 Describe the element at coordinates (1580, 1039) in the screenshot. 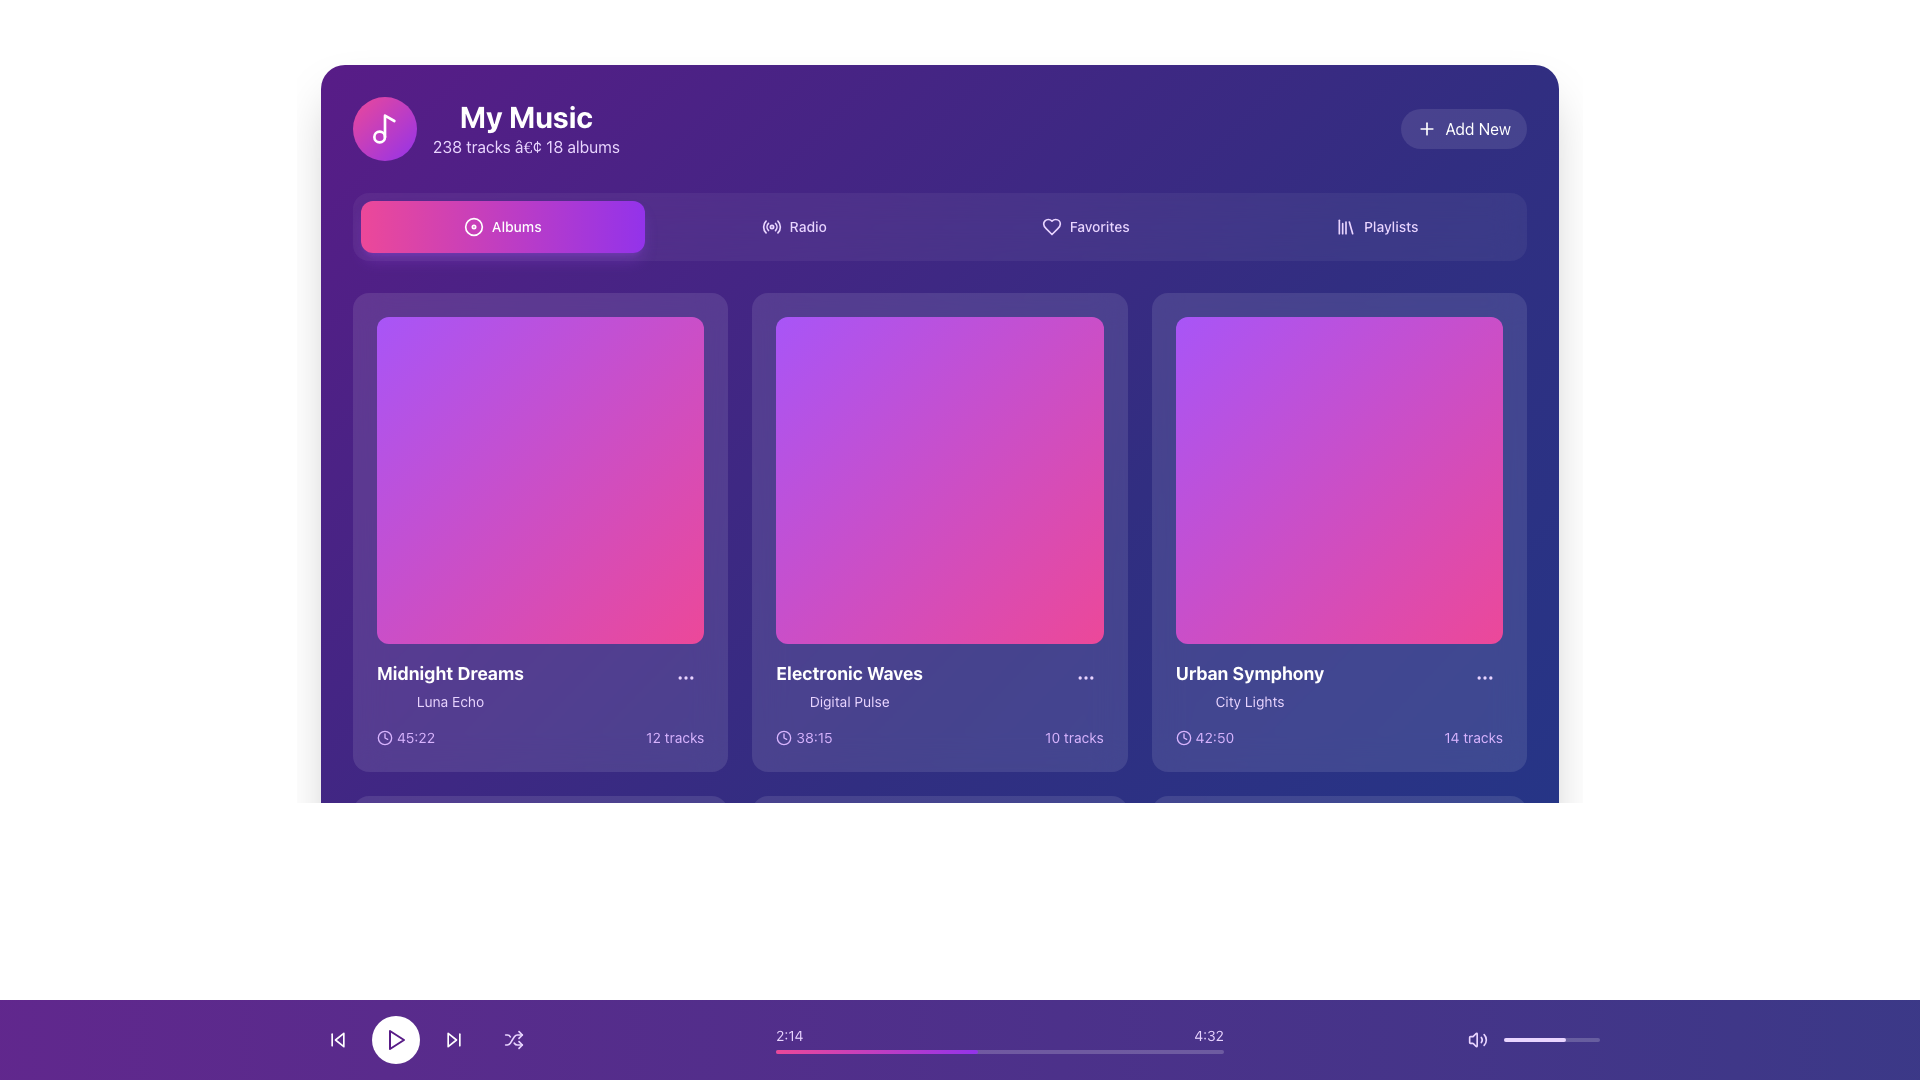

I see `volume` at that location.